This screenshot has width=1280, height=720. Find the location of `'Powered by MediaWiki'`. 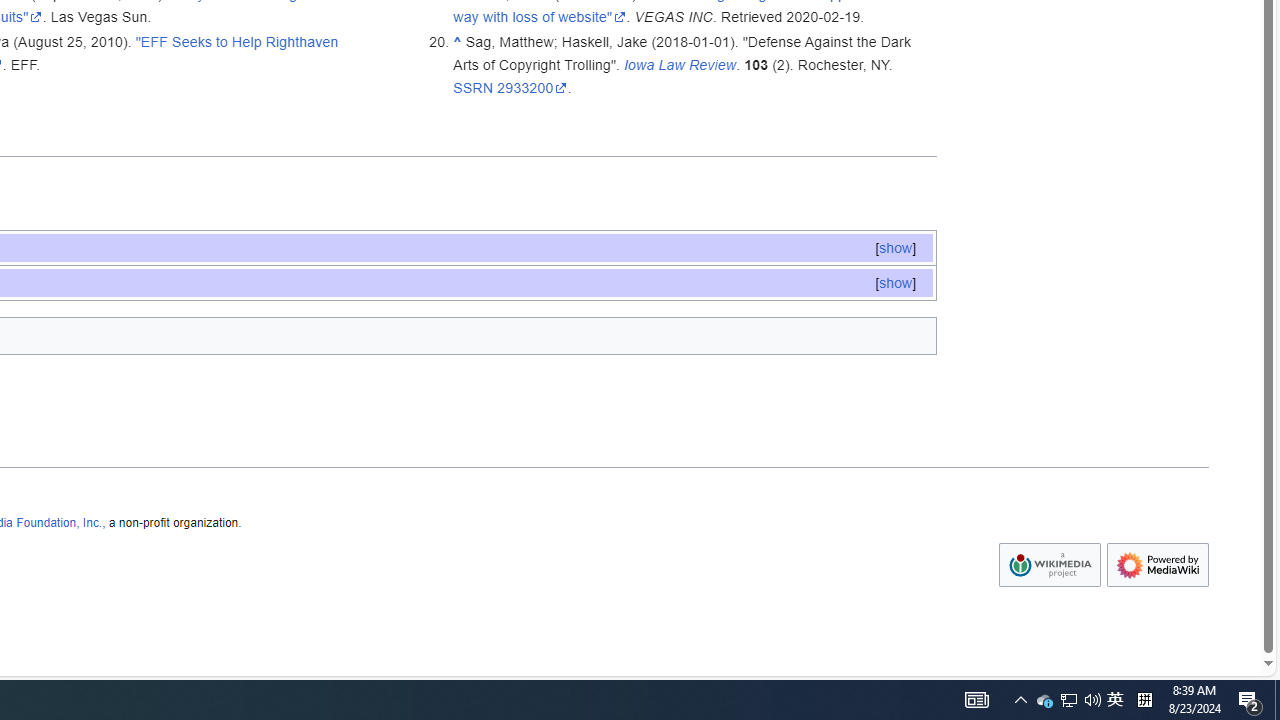

'Powered by MediaWiki' is located at coordinates (1158, 565).